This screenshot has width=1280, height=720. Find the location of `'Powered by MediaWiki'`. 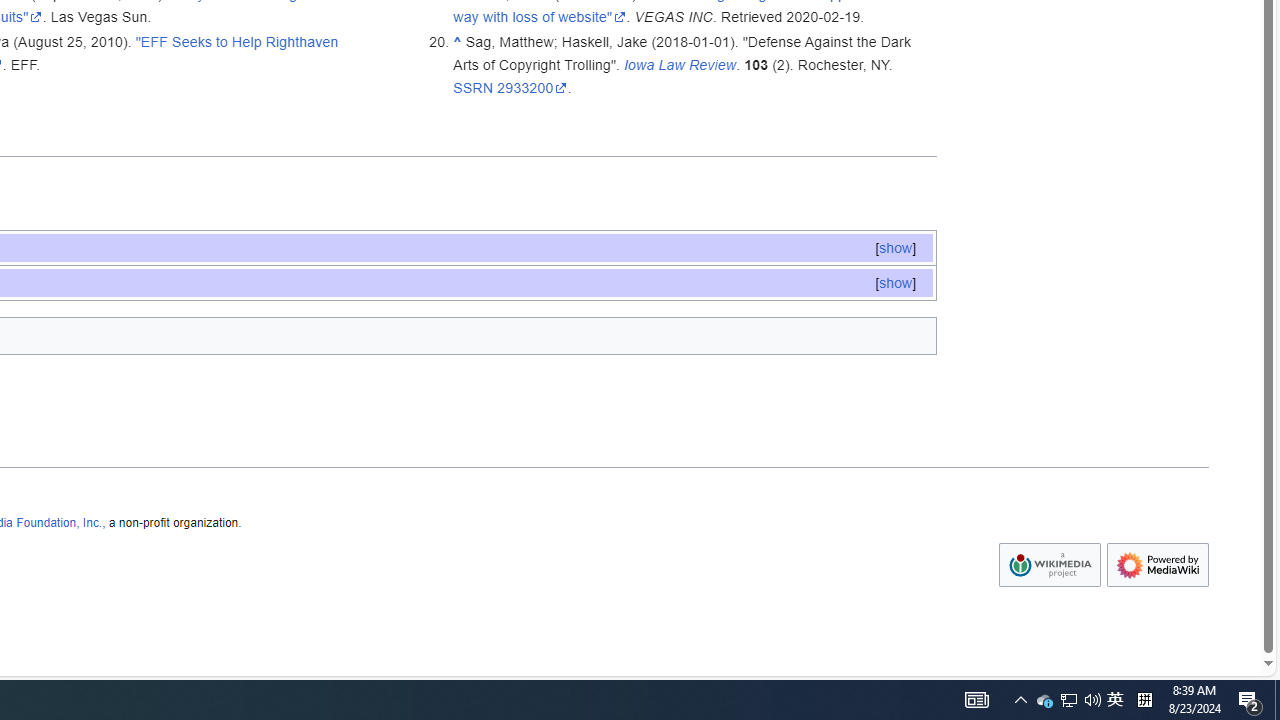

'Powered by MediaWiki' is located at coordinates (1158, 565).